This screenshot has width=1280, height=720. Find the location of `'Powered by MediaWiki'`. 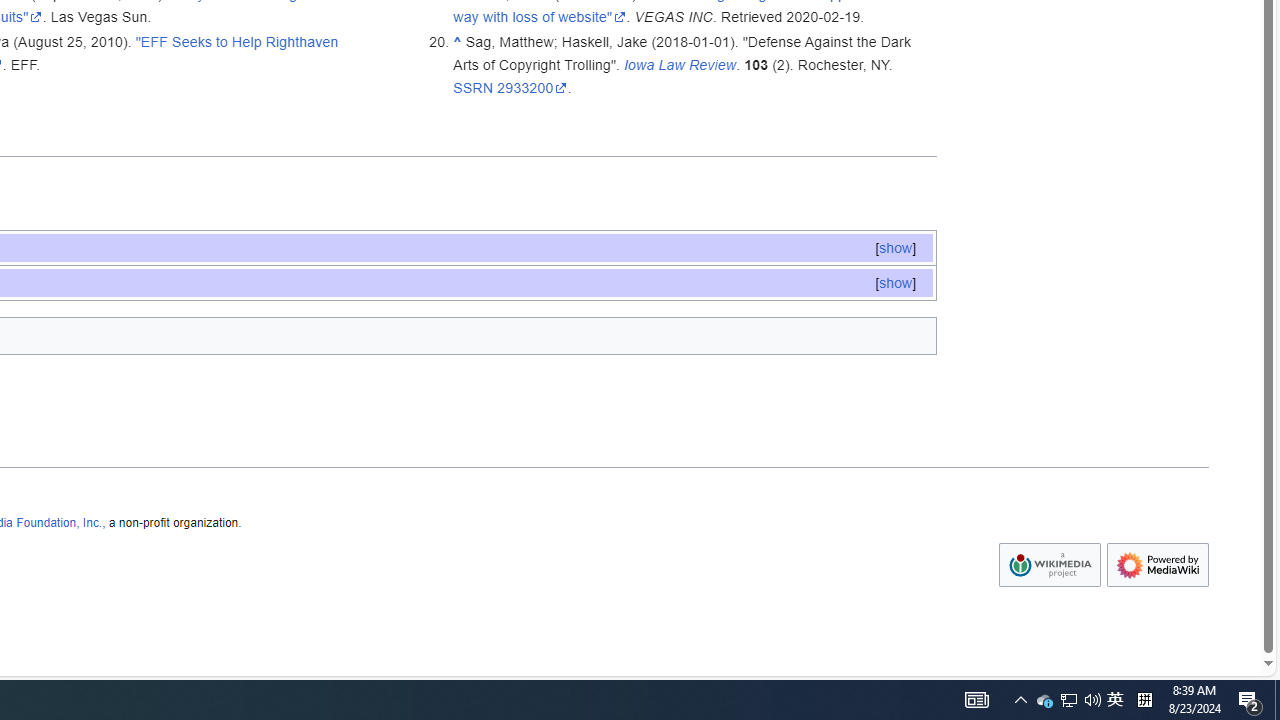

'Powered by MediaWiki' is located at coordinates (1158, 565).